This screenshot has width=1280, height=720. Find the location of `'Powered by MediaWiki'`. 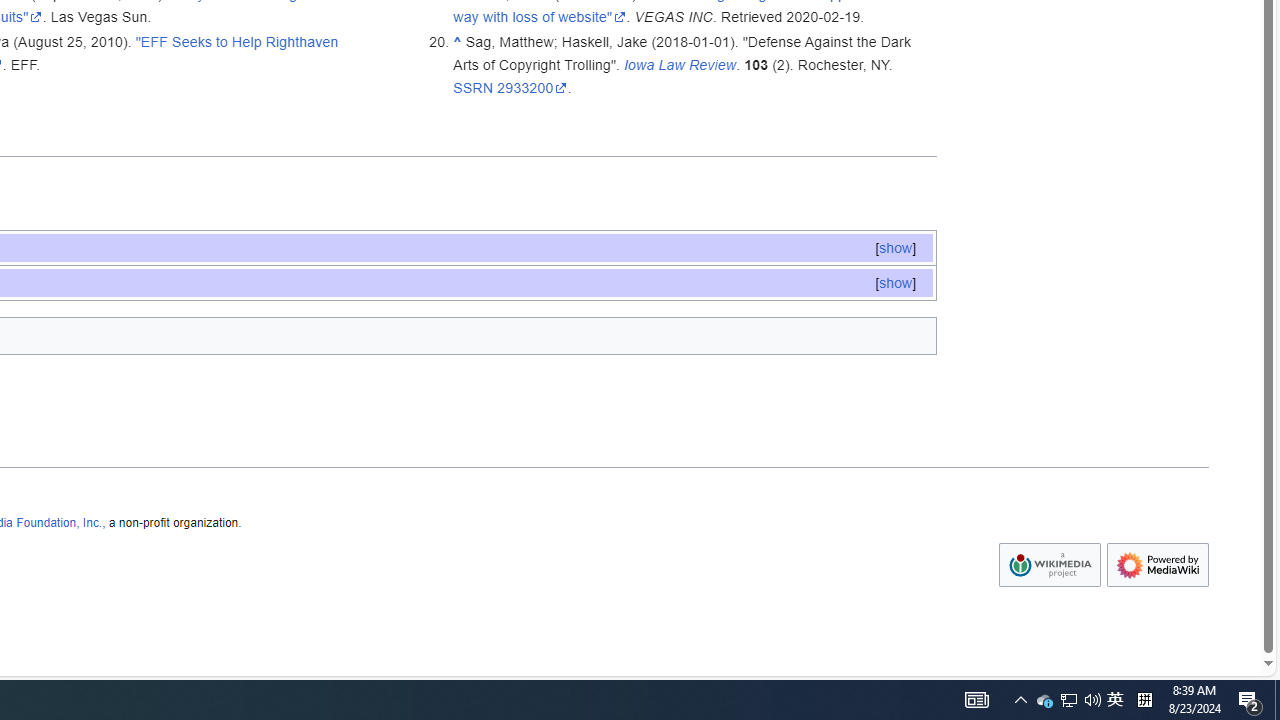

'Powered by MediaWiki' is located at coordinates (1158, 565).